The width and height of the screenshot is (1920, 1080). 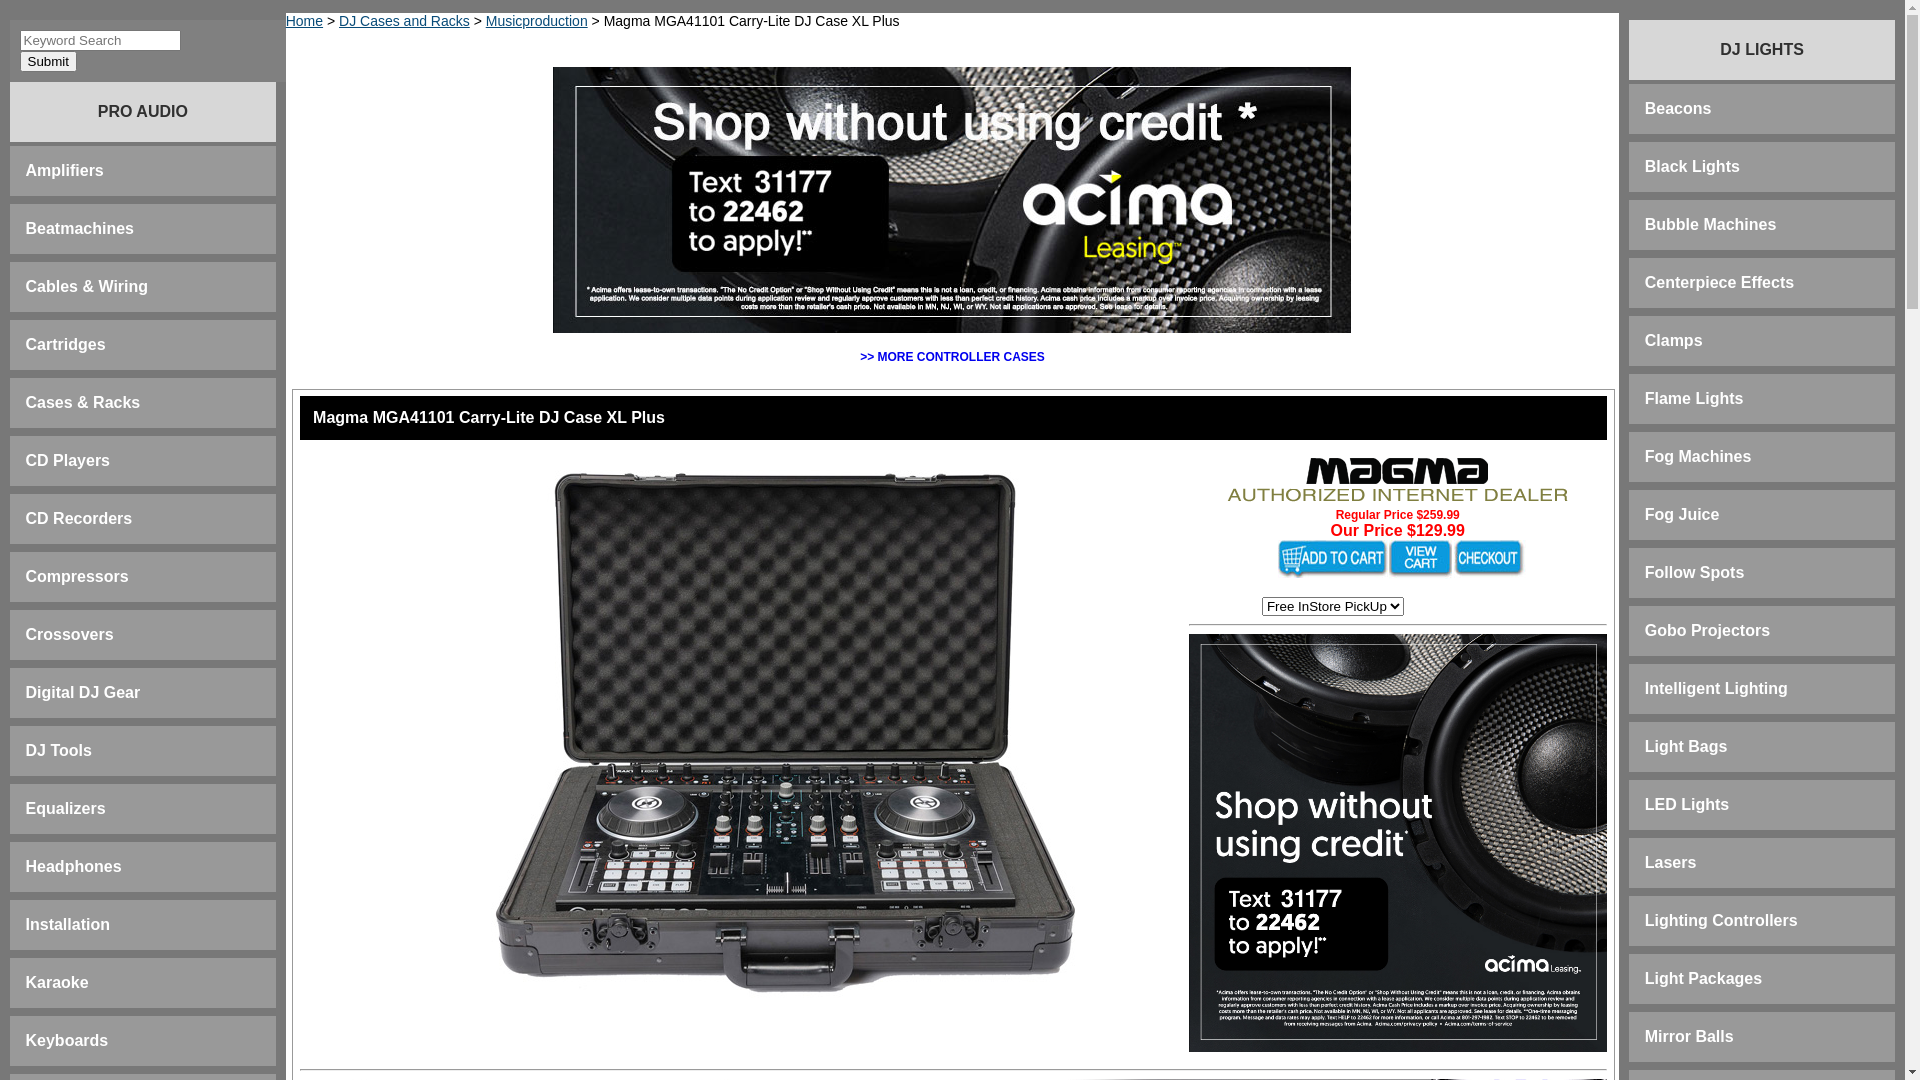 What do you see at coordinates (1718, 48) in the screenshot?
I see `'DJ LIGHTS'` at bounding box center [1718, 48].